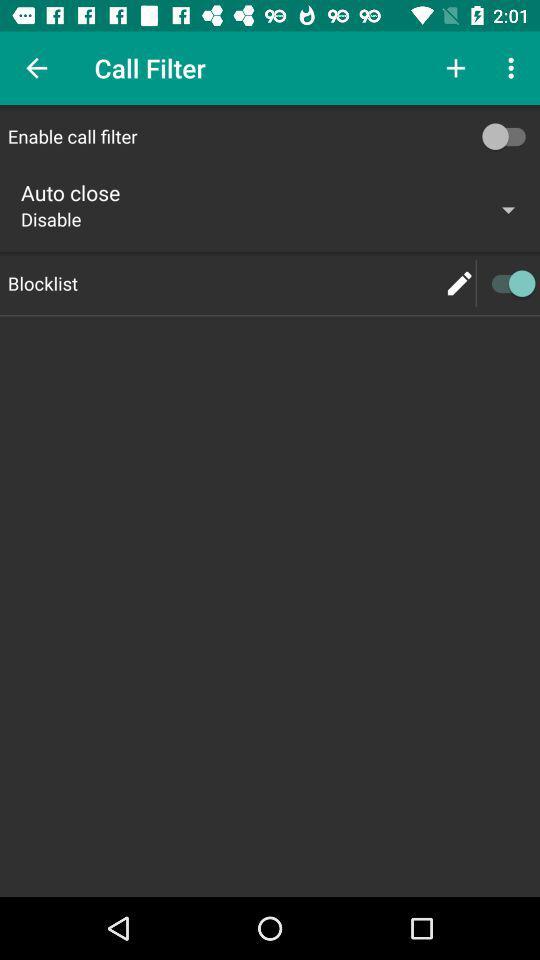 The width and height of the screenshot is (540, 960). I want to click on blocklist, so click(508, 282).